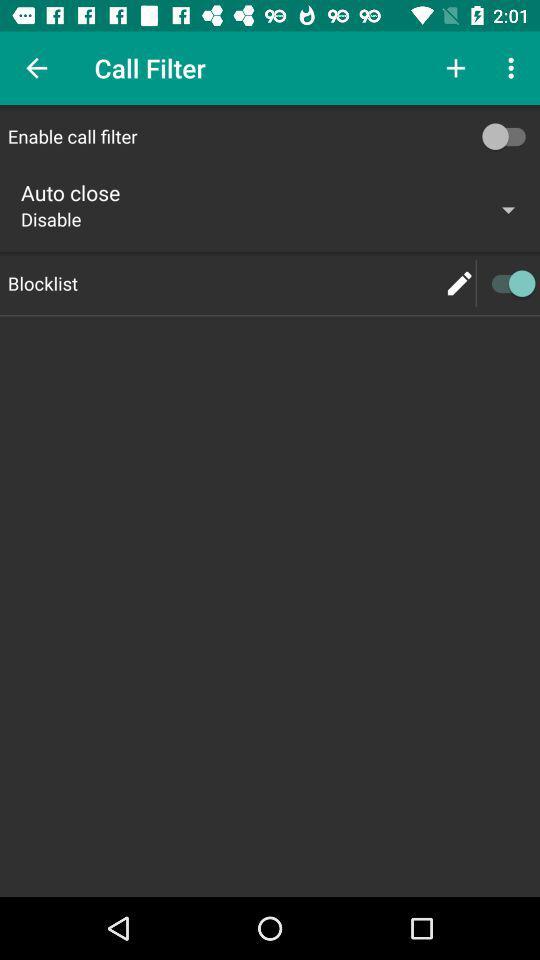 The width and height of the screenshot is (540, 960). I want to click on blocklist, so click(508, 282).